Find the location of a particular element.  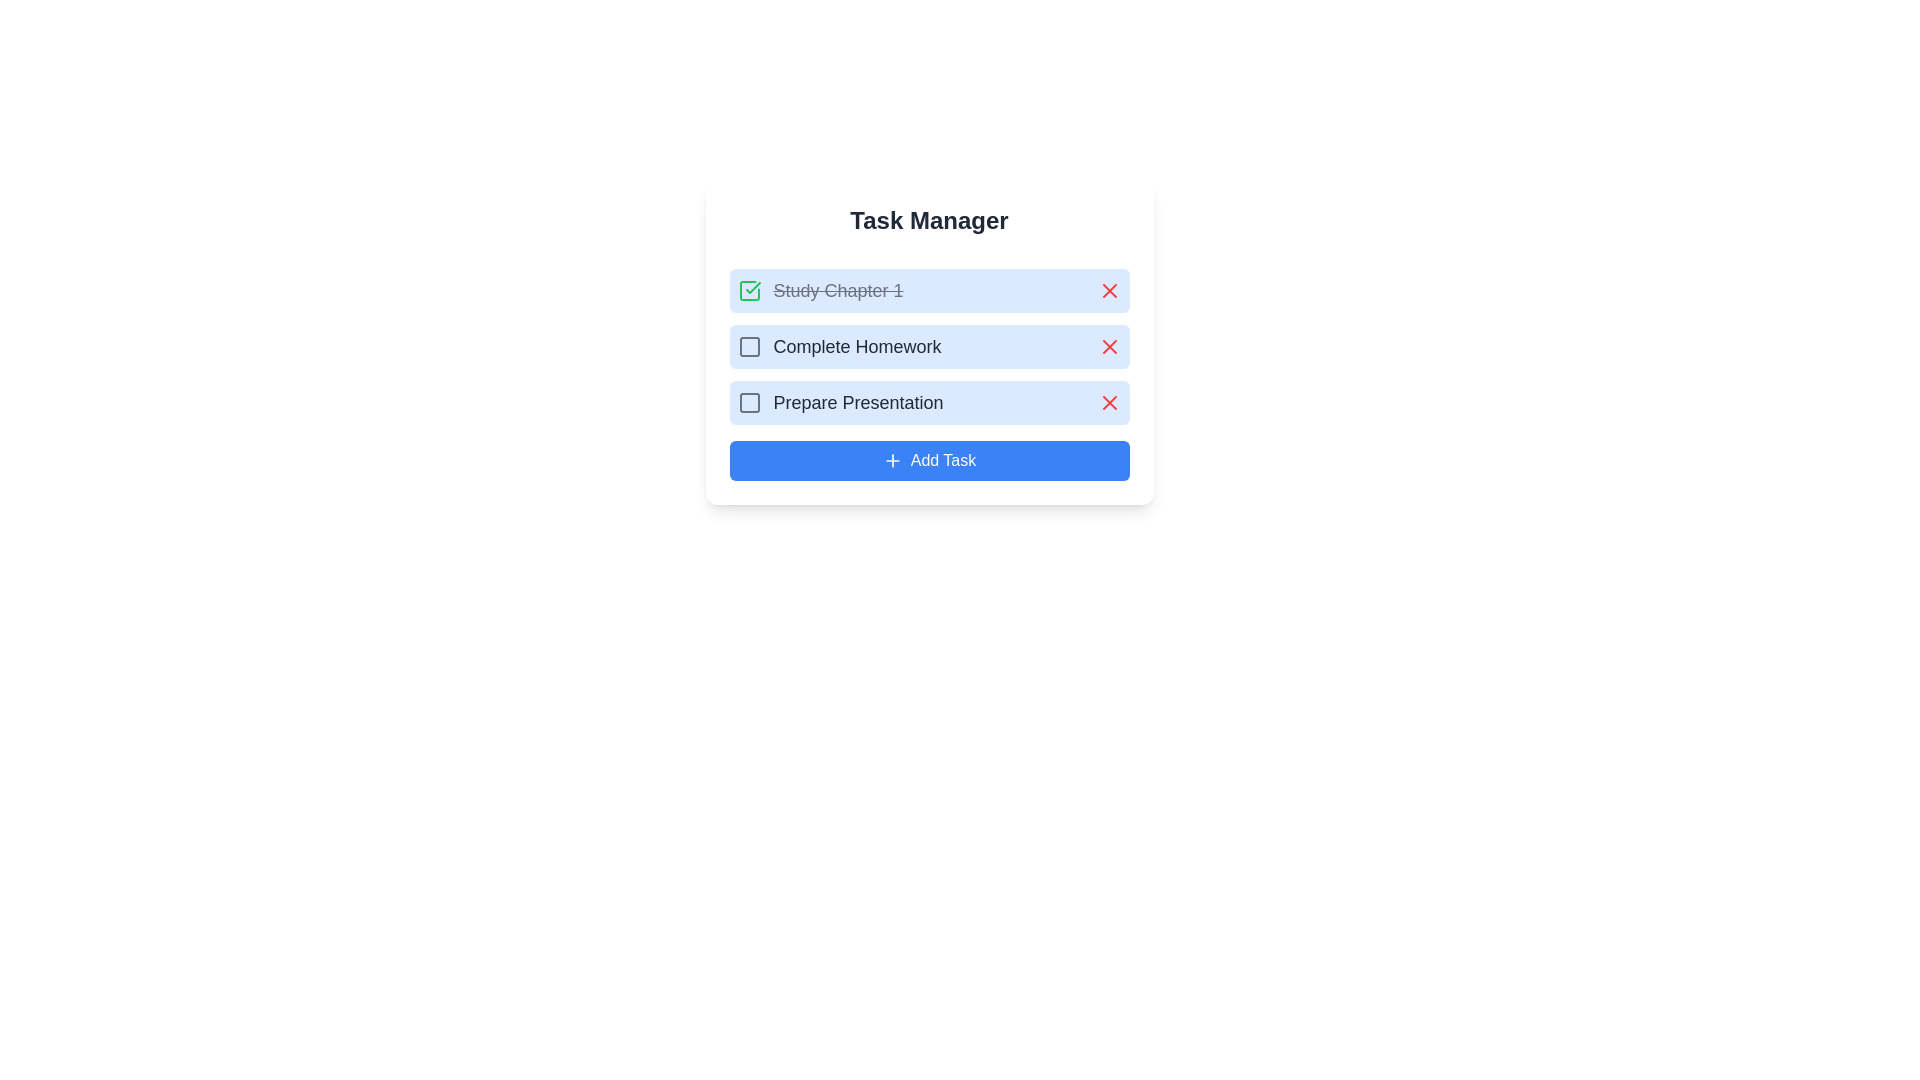

the button located at the right end of the row labeled 'Prepare Presentation' is located at coordinates (1108, 402).